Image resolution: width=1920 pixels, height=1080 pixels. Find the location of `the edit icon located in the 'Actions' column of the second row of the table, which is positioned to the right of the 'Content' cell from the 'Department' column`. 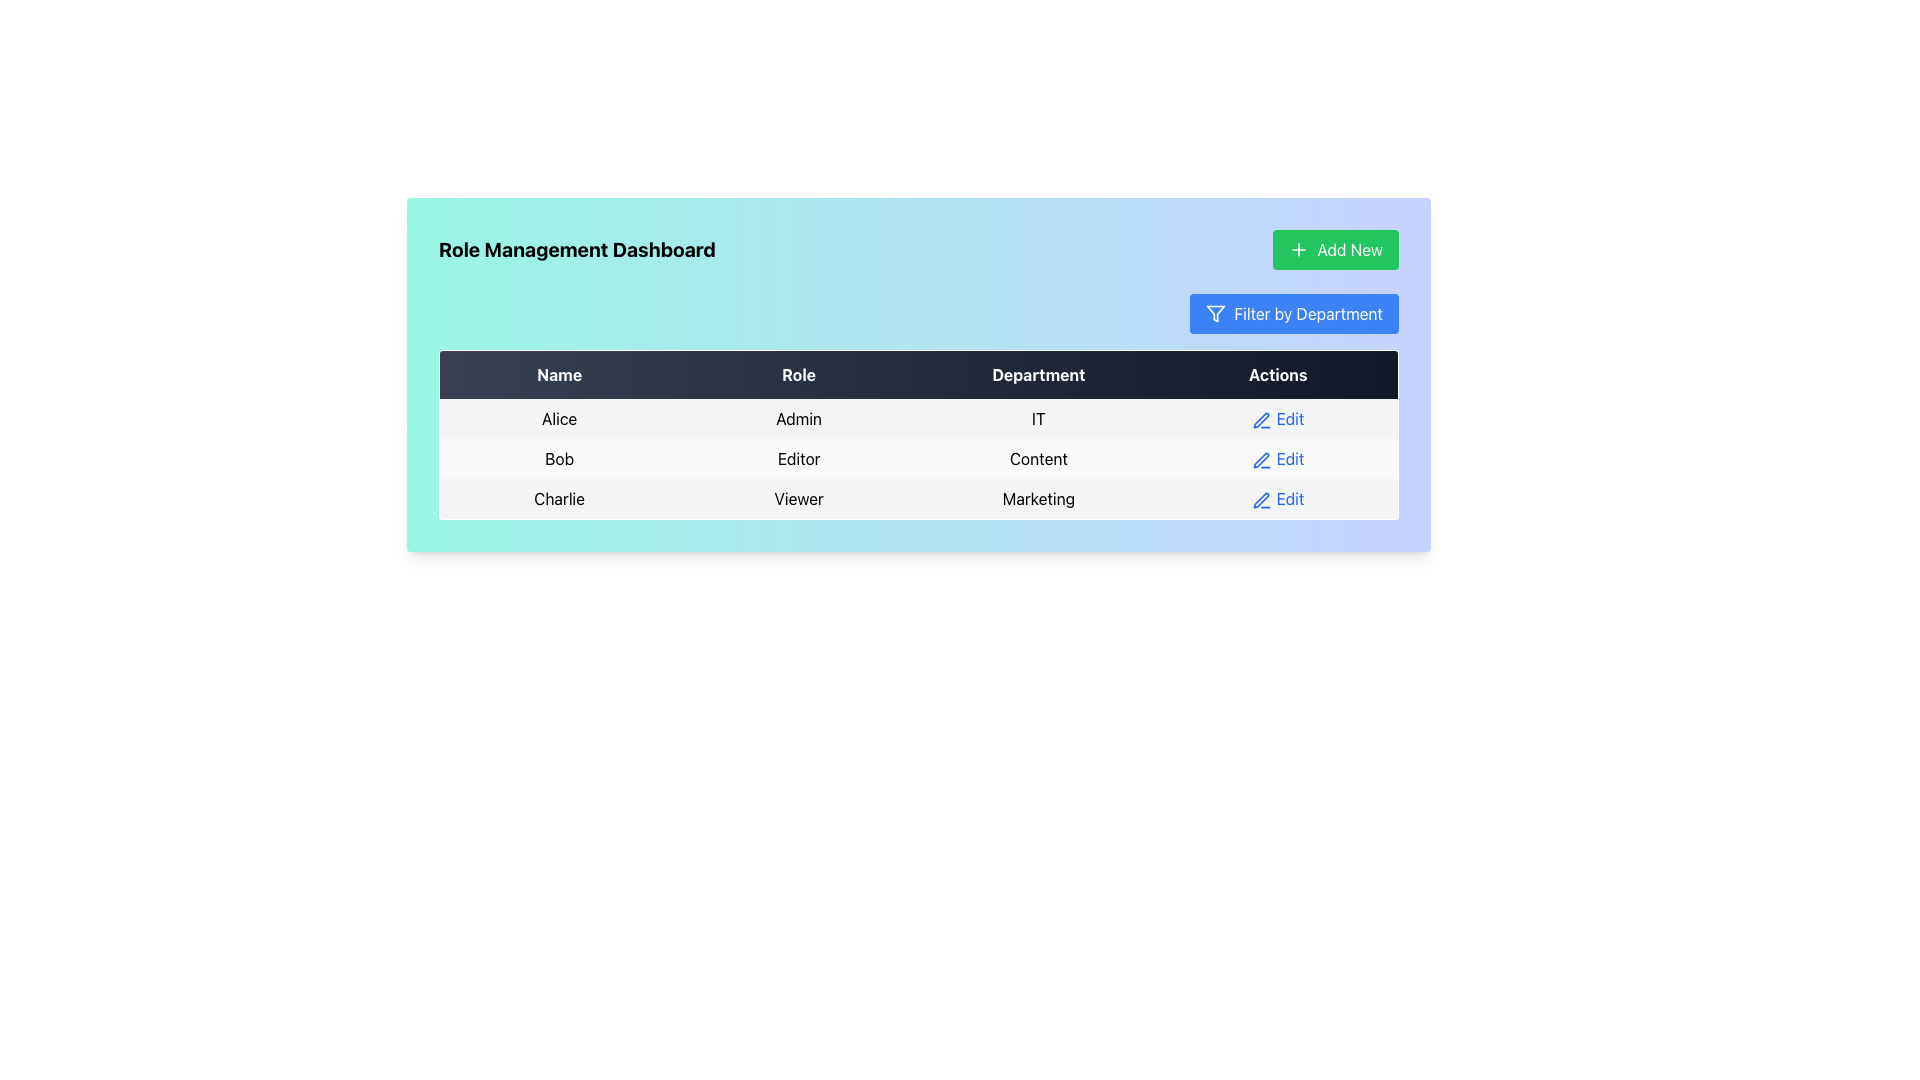

the edit icon located in the 'Actions' column of the second row of the table, which is positioned to the right of the 'Content' cell from the 'Department' column is located at coordinates (1261, 460).